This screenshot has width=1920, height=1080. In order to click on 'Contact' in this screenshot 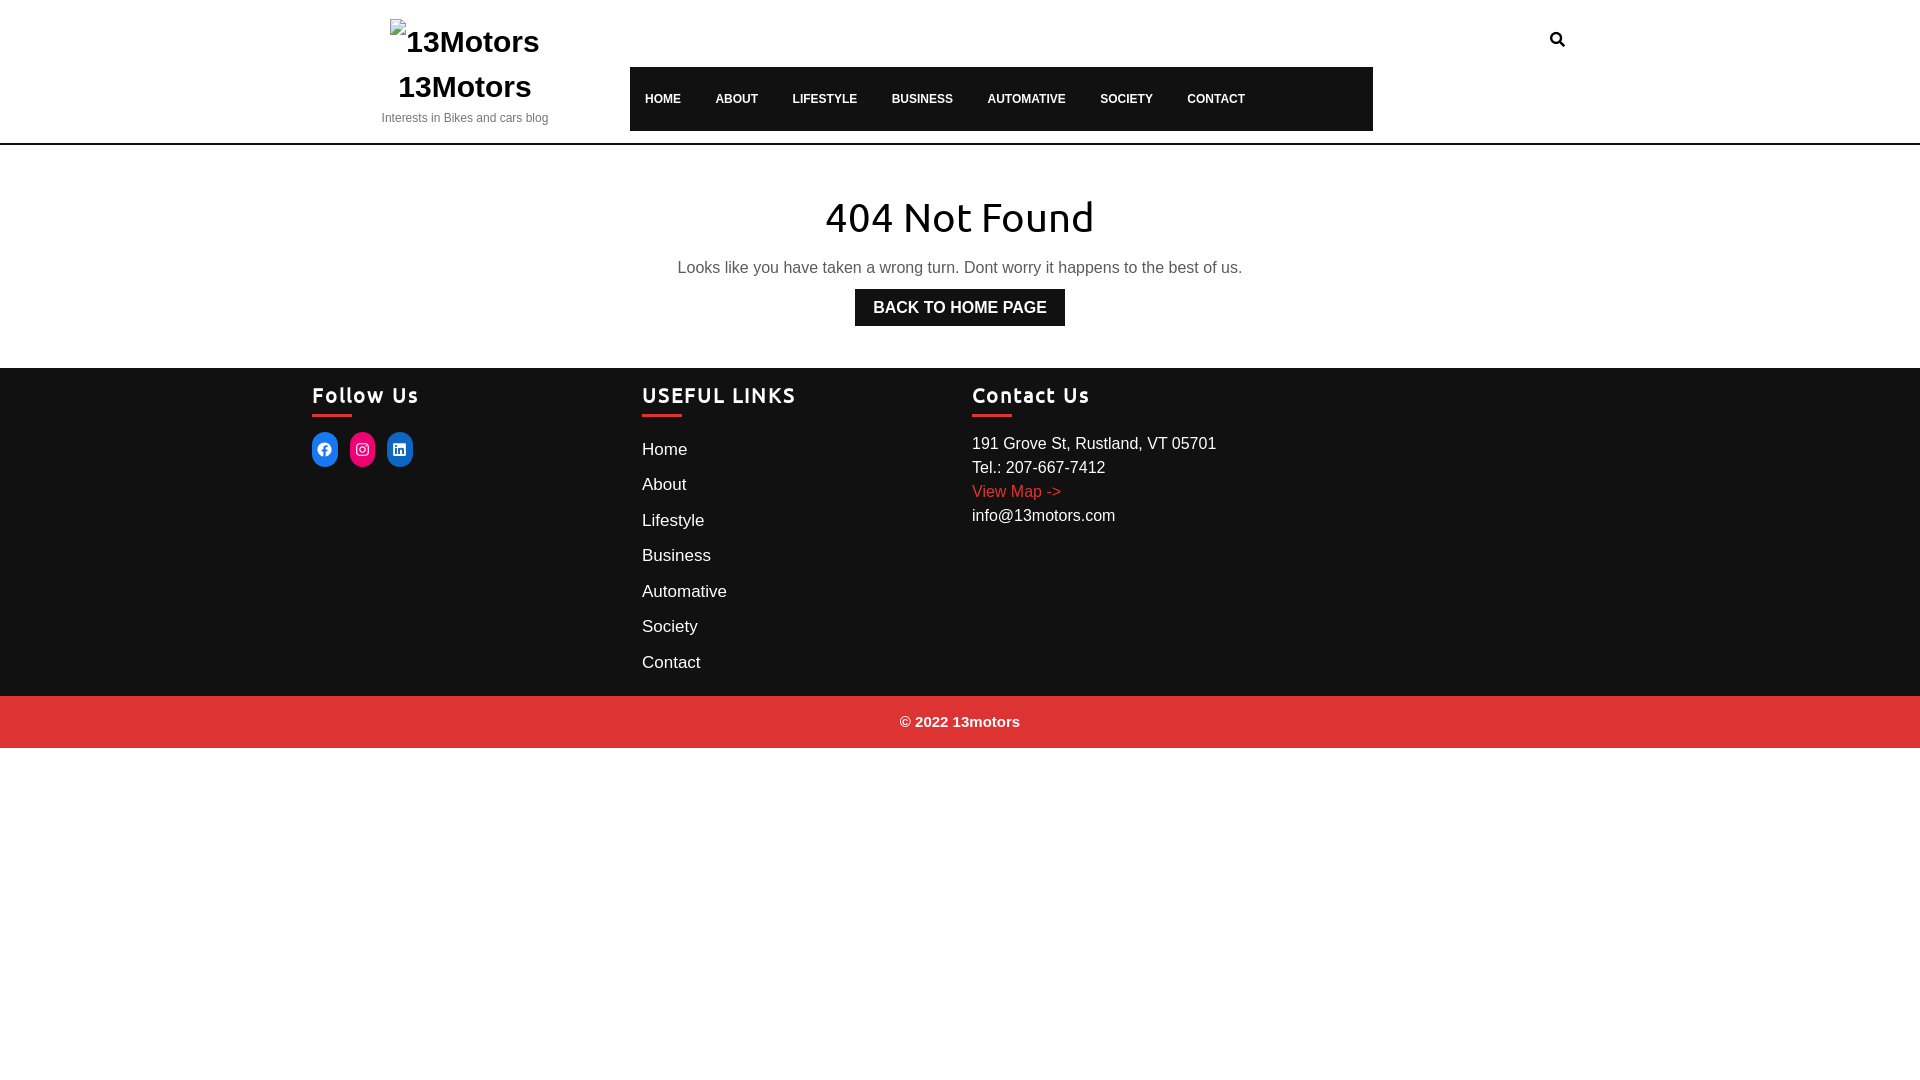, I will do `click(671, 662)`.